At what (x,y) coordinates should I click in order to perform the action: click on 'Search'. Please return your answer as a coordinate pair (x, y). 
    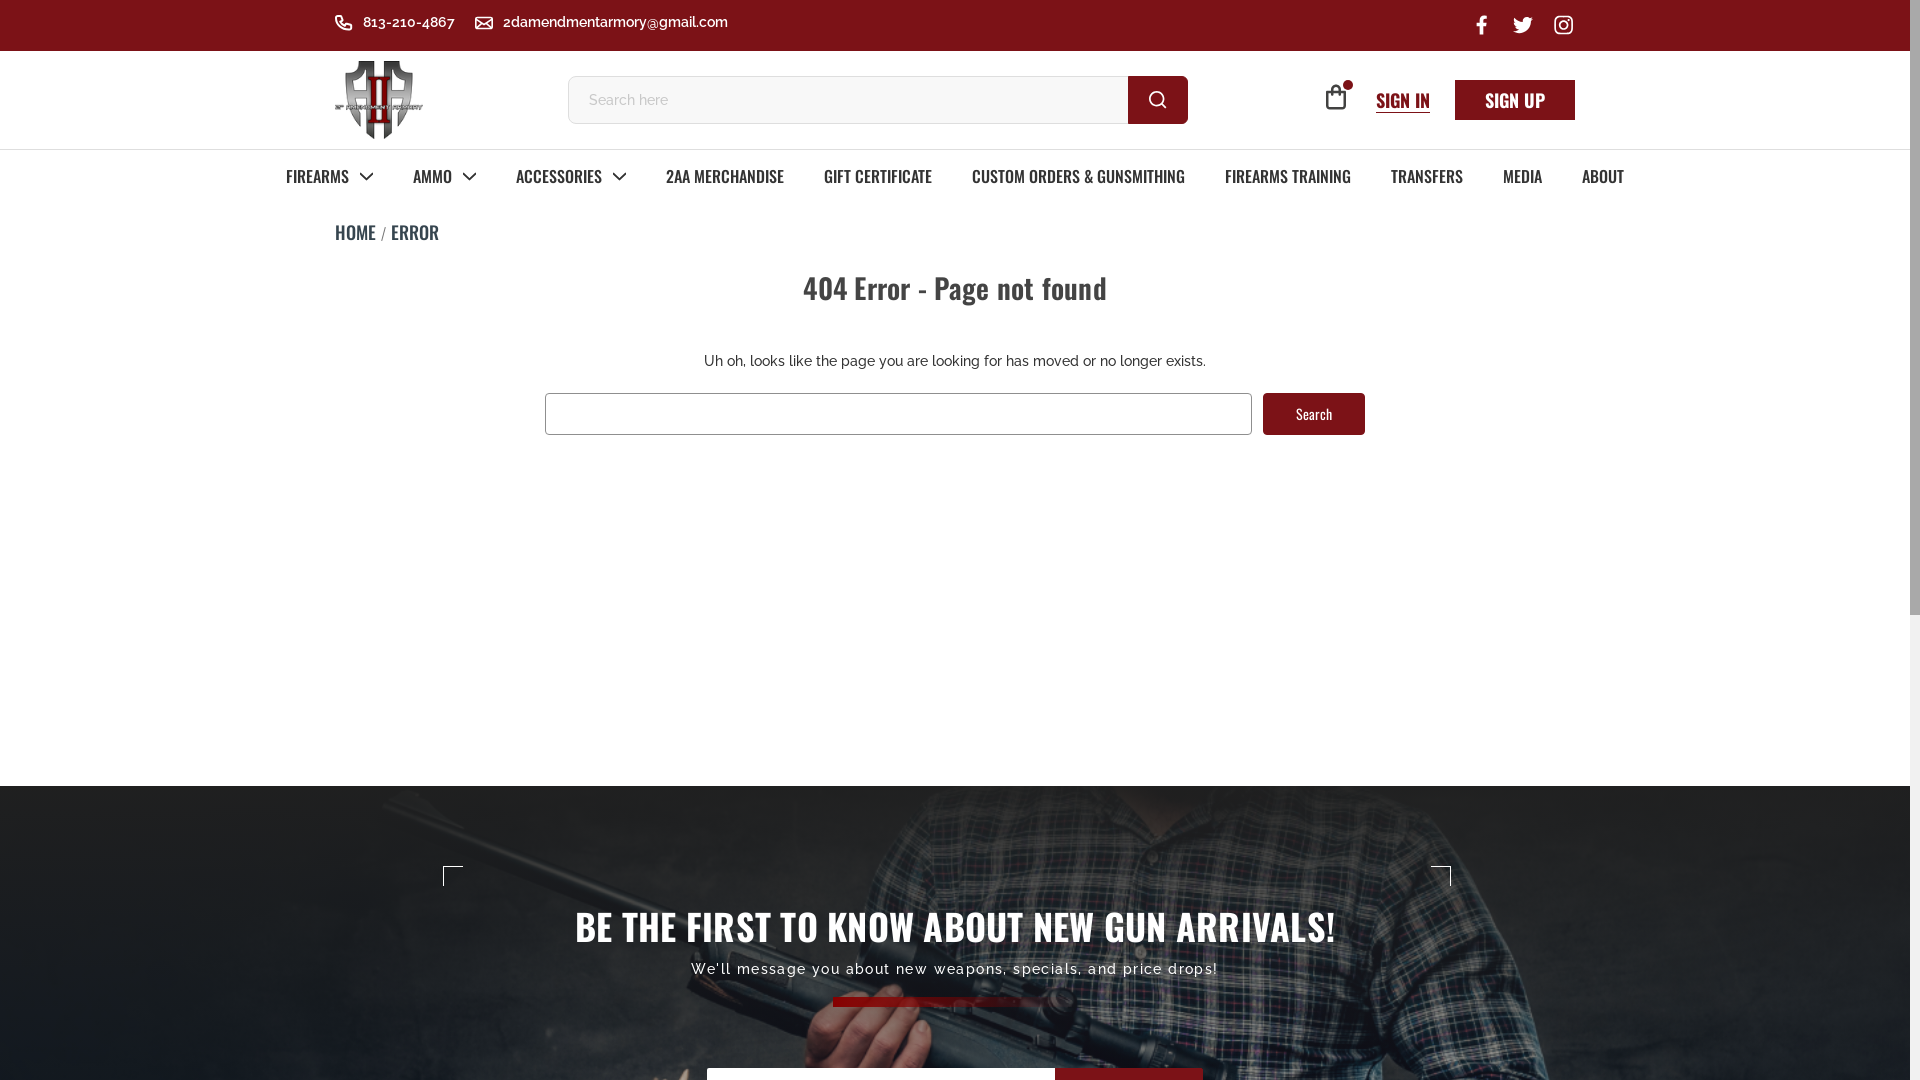
    Looking at the image, I should click on (1261, 411).